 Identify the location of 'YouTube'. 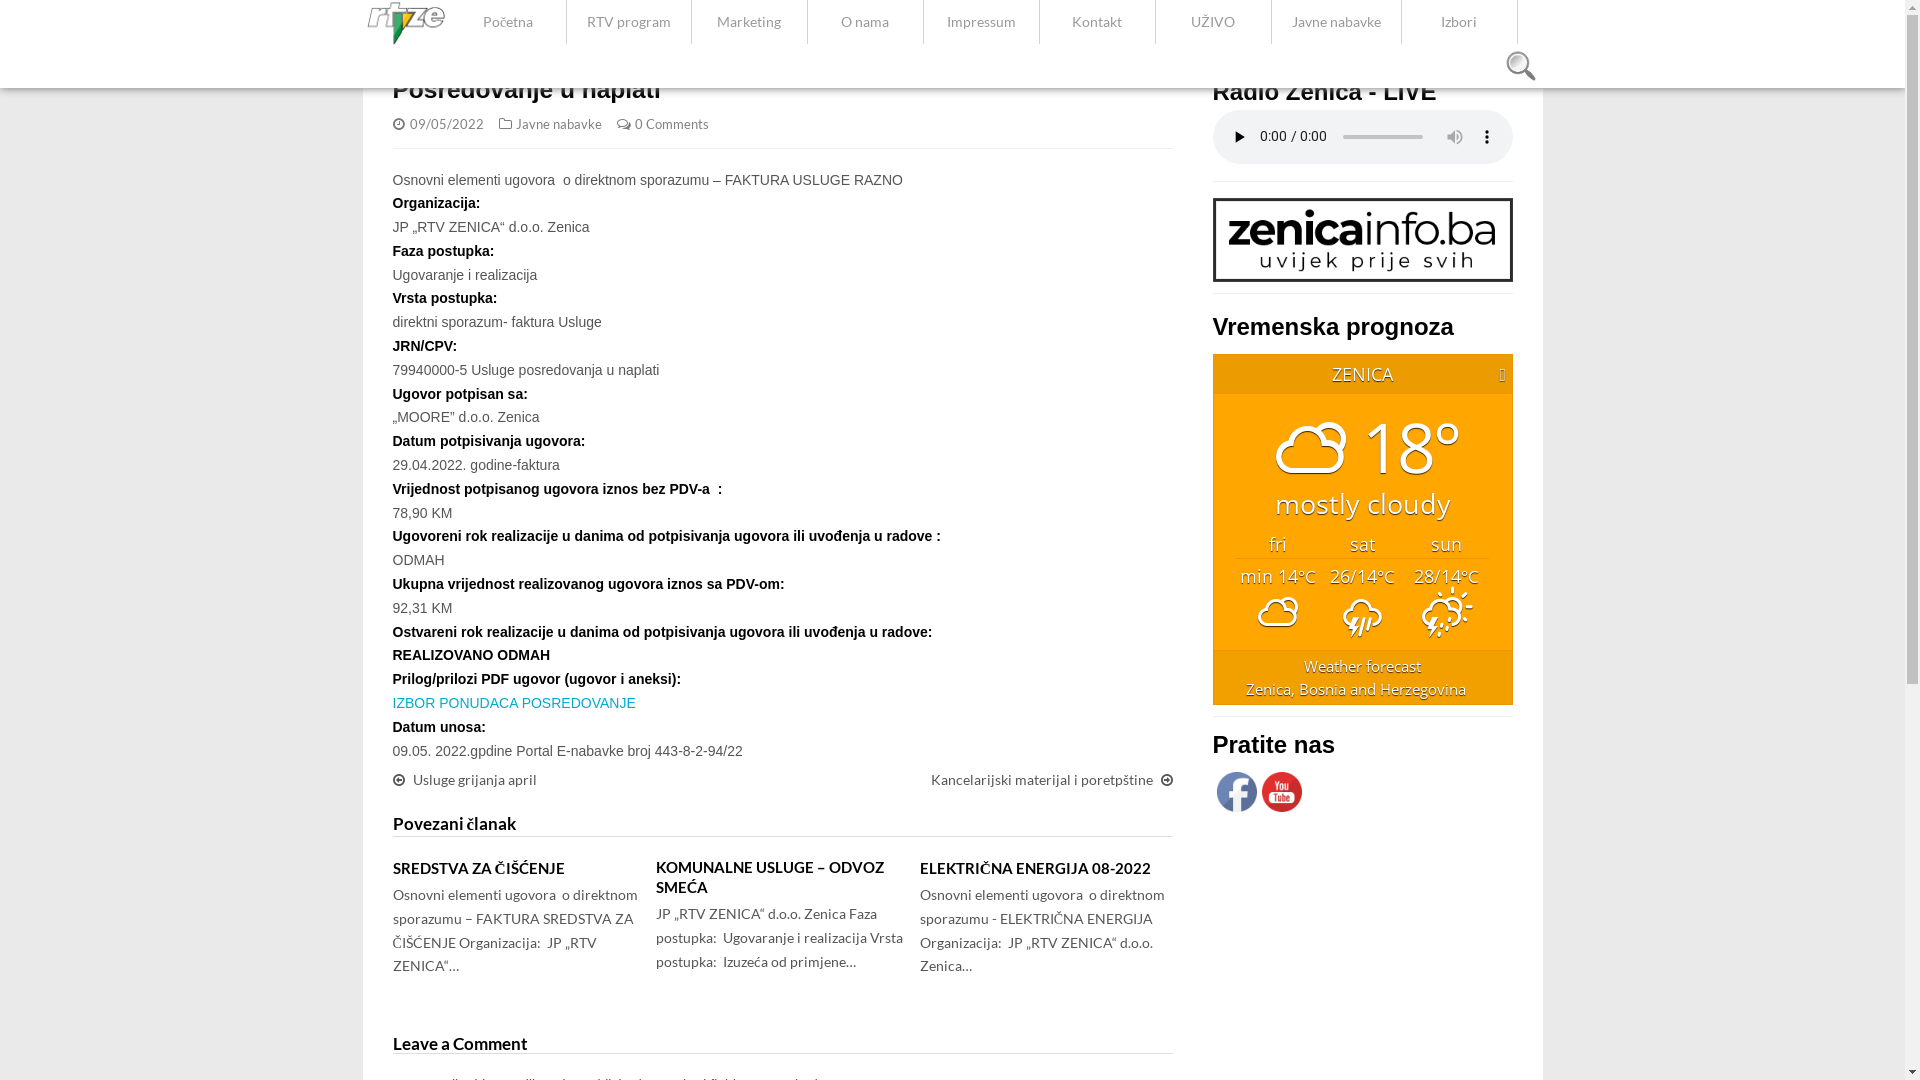
(1281, 790).